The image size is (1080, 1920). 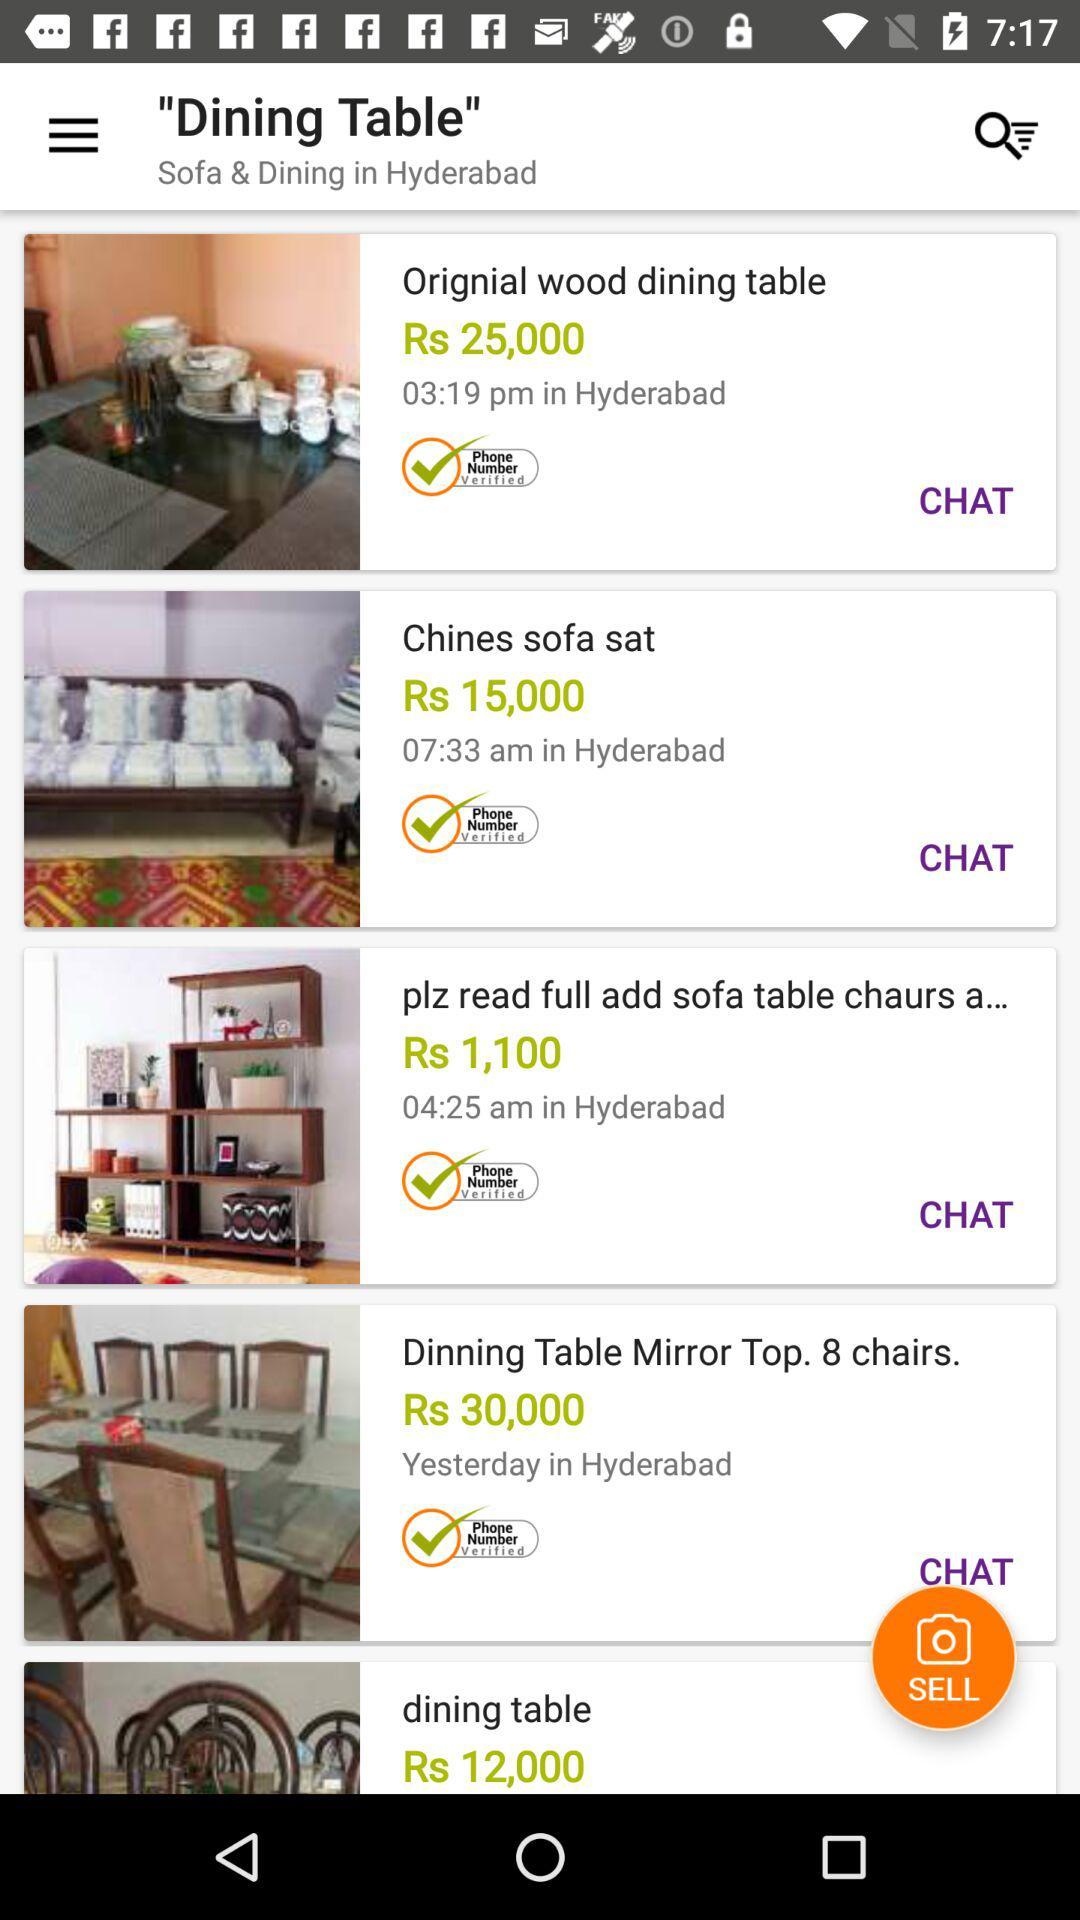 What do you see at coordinates (943, 1657) in the screenshot?
I see `the photo icon` at bounding box center [943, 1657].